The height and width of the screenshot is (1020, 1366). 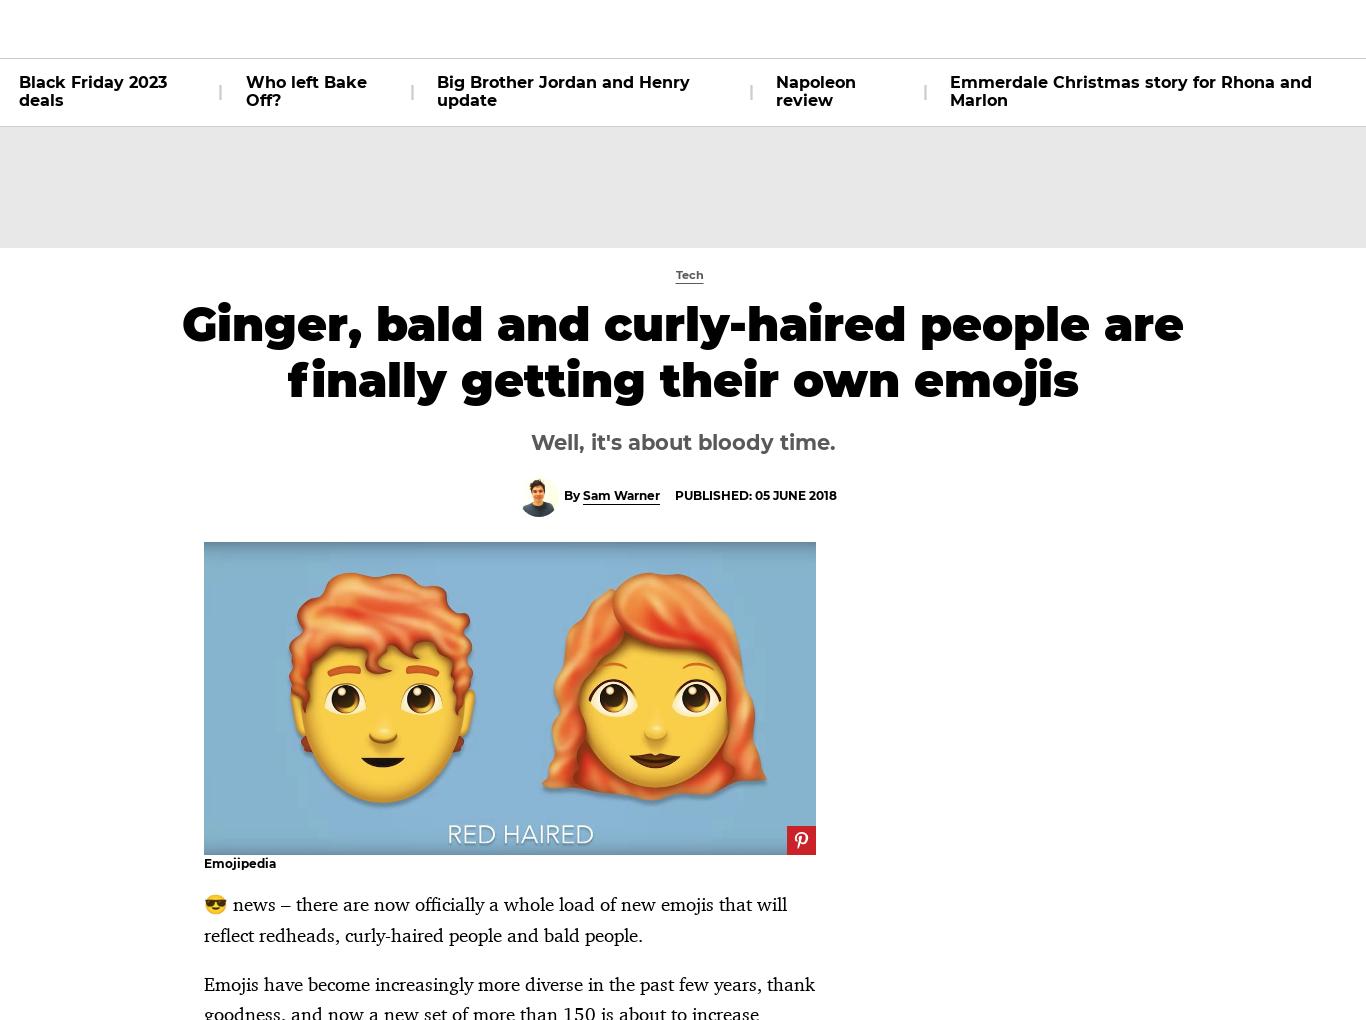 What do you see at coordinates (499, 699) in the screenshot?
I see `'Best Amazon Fire TV set deals for Black Friday'` at bounding box center [499, 699].